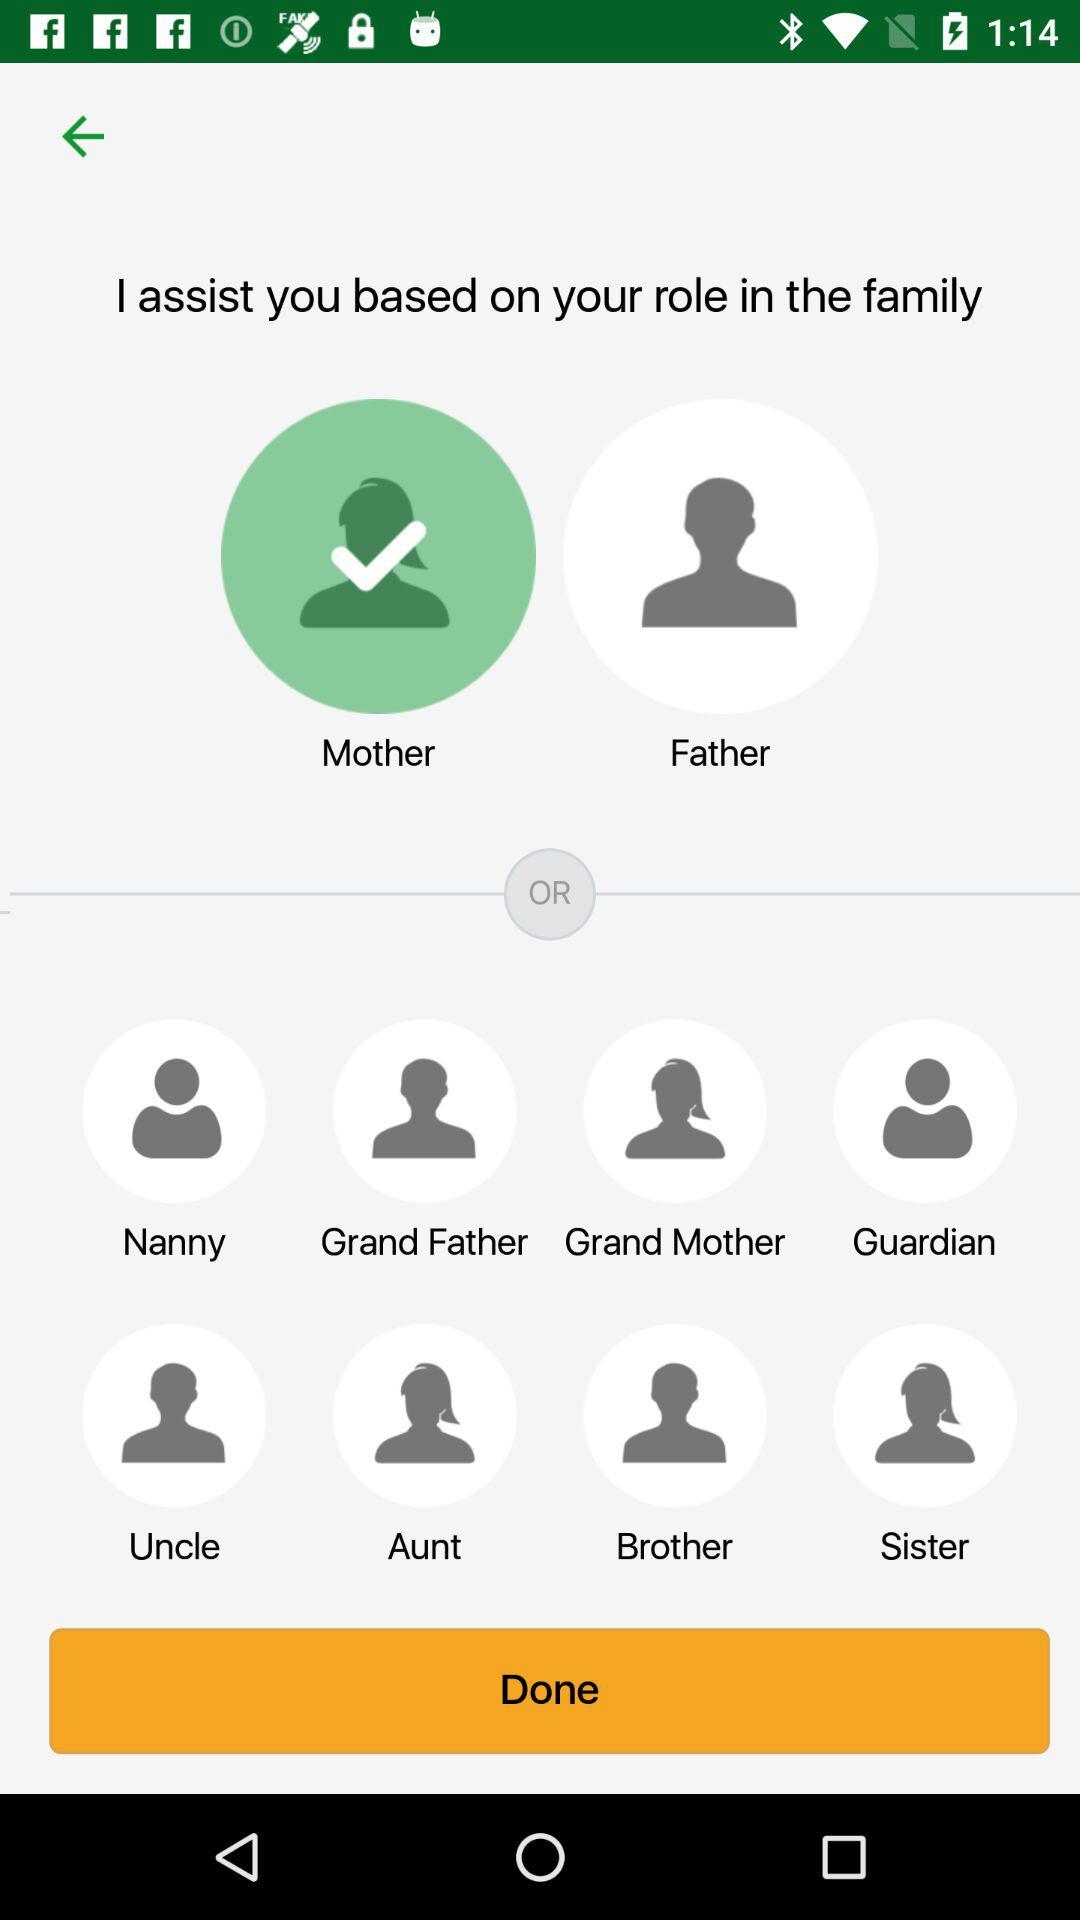 The image size is (1080, 1920). What do you see at coordinates (163, 1414) in the screenshot?
I see `the item below nanny icon` at bounding box center [163, 1414].